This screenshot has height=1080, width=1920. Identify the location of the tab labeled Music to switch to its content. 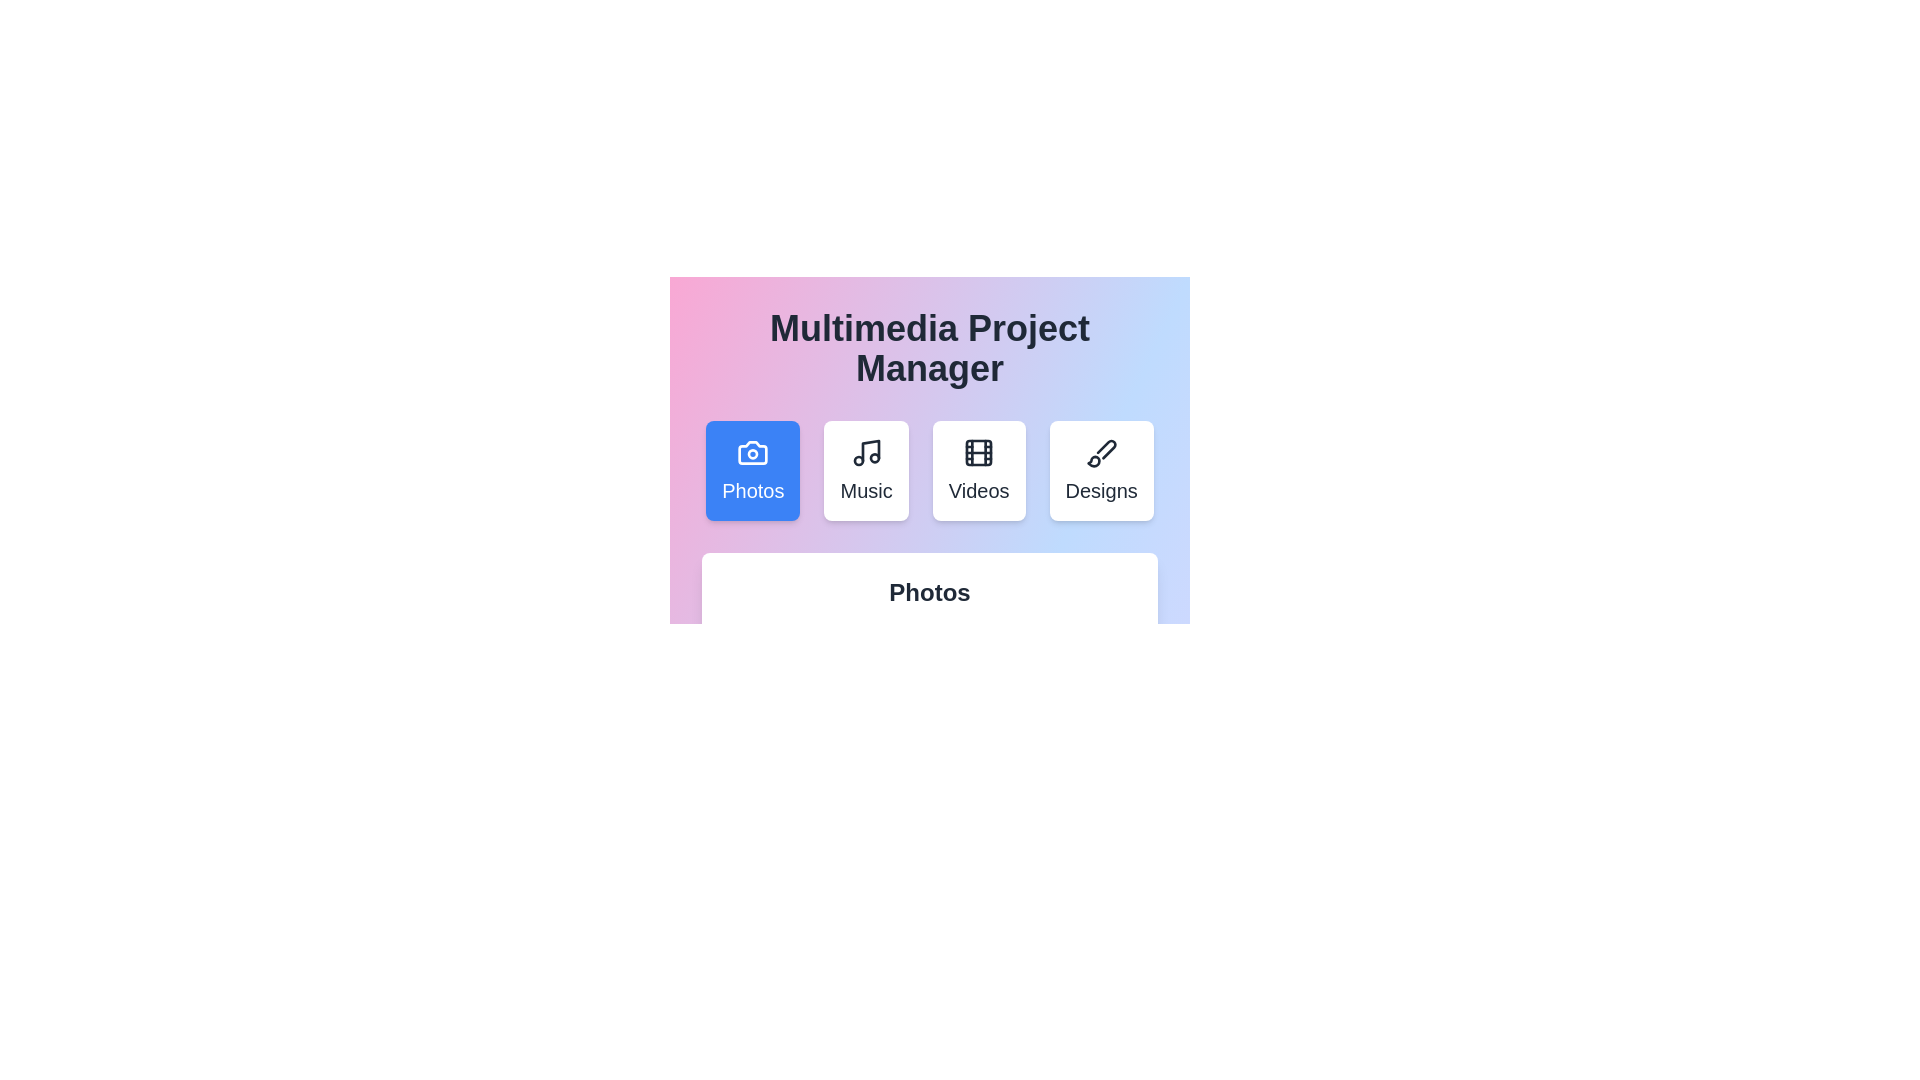
(865, 470).